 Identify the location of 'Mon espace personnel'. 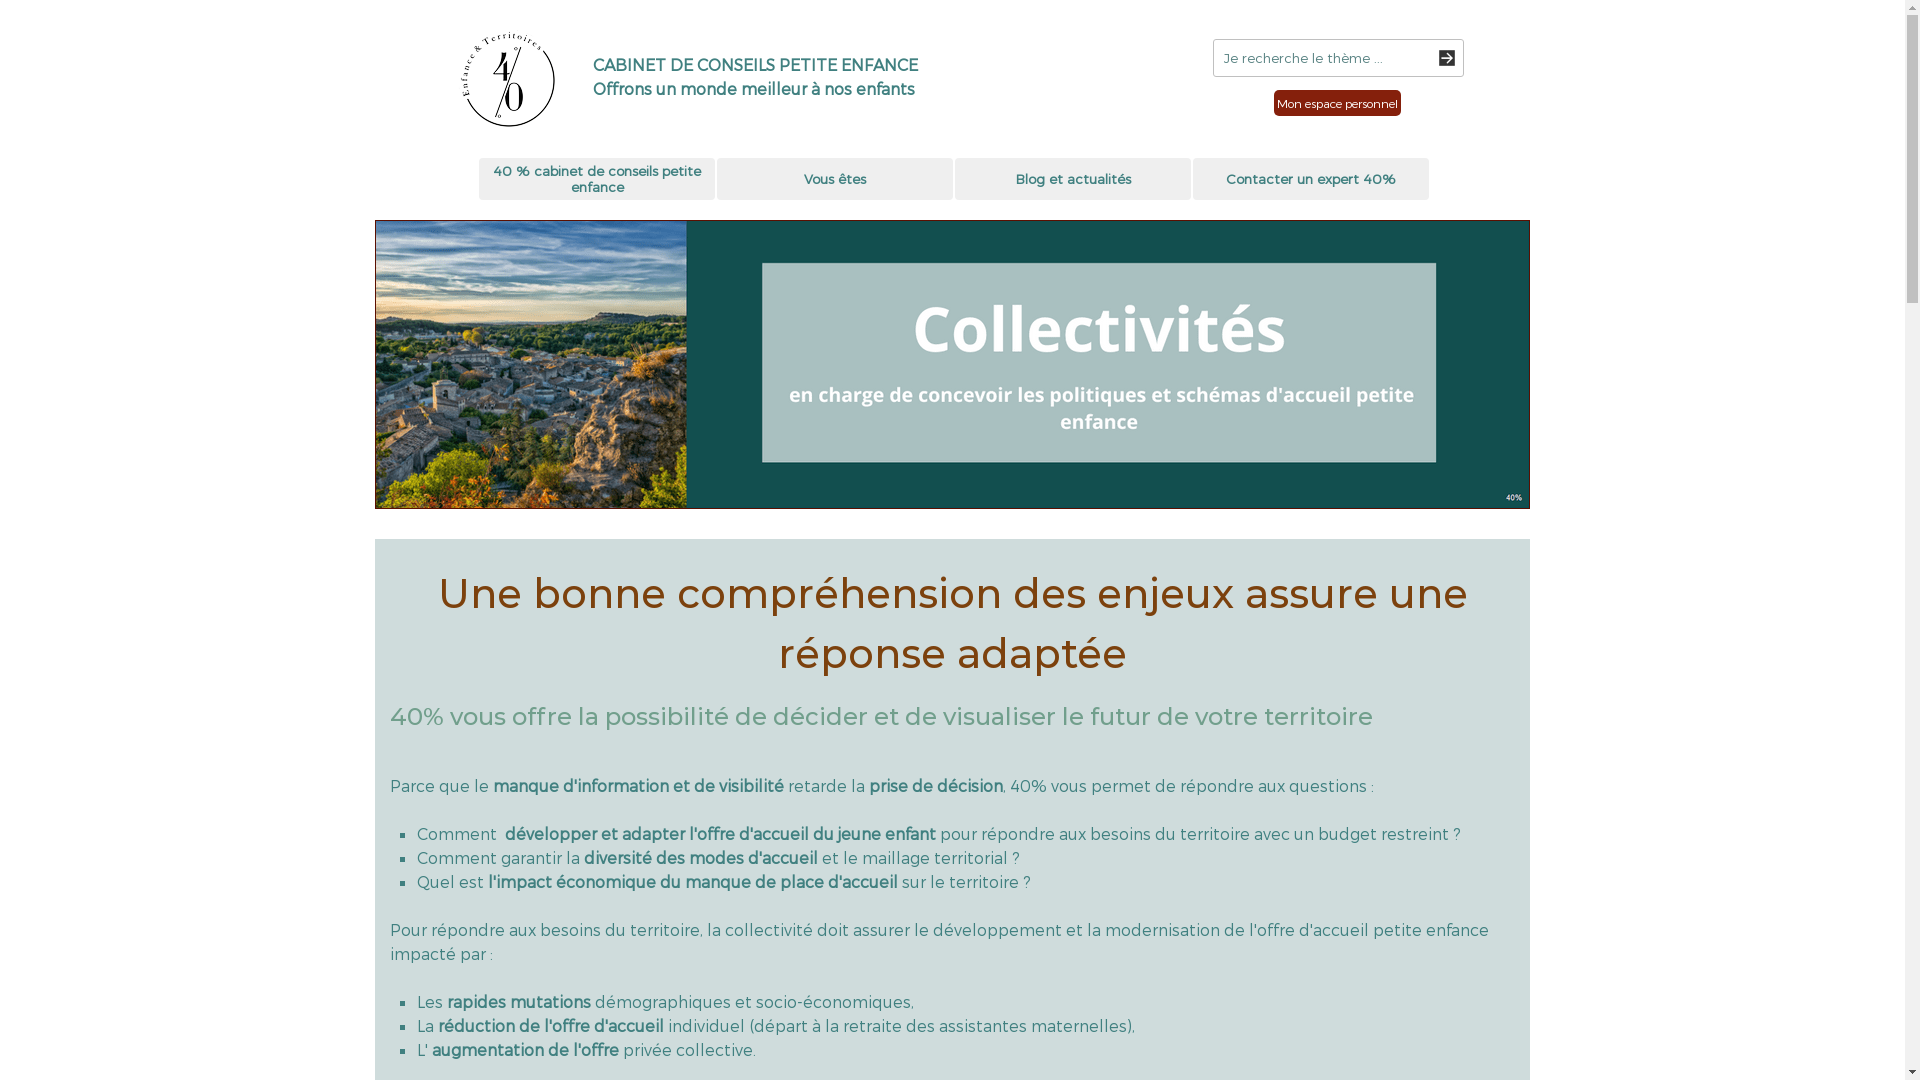
(1337, 103).